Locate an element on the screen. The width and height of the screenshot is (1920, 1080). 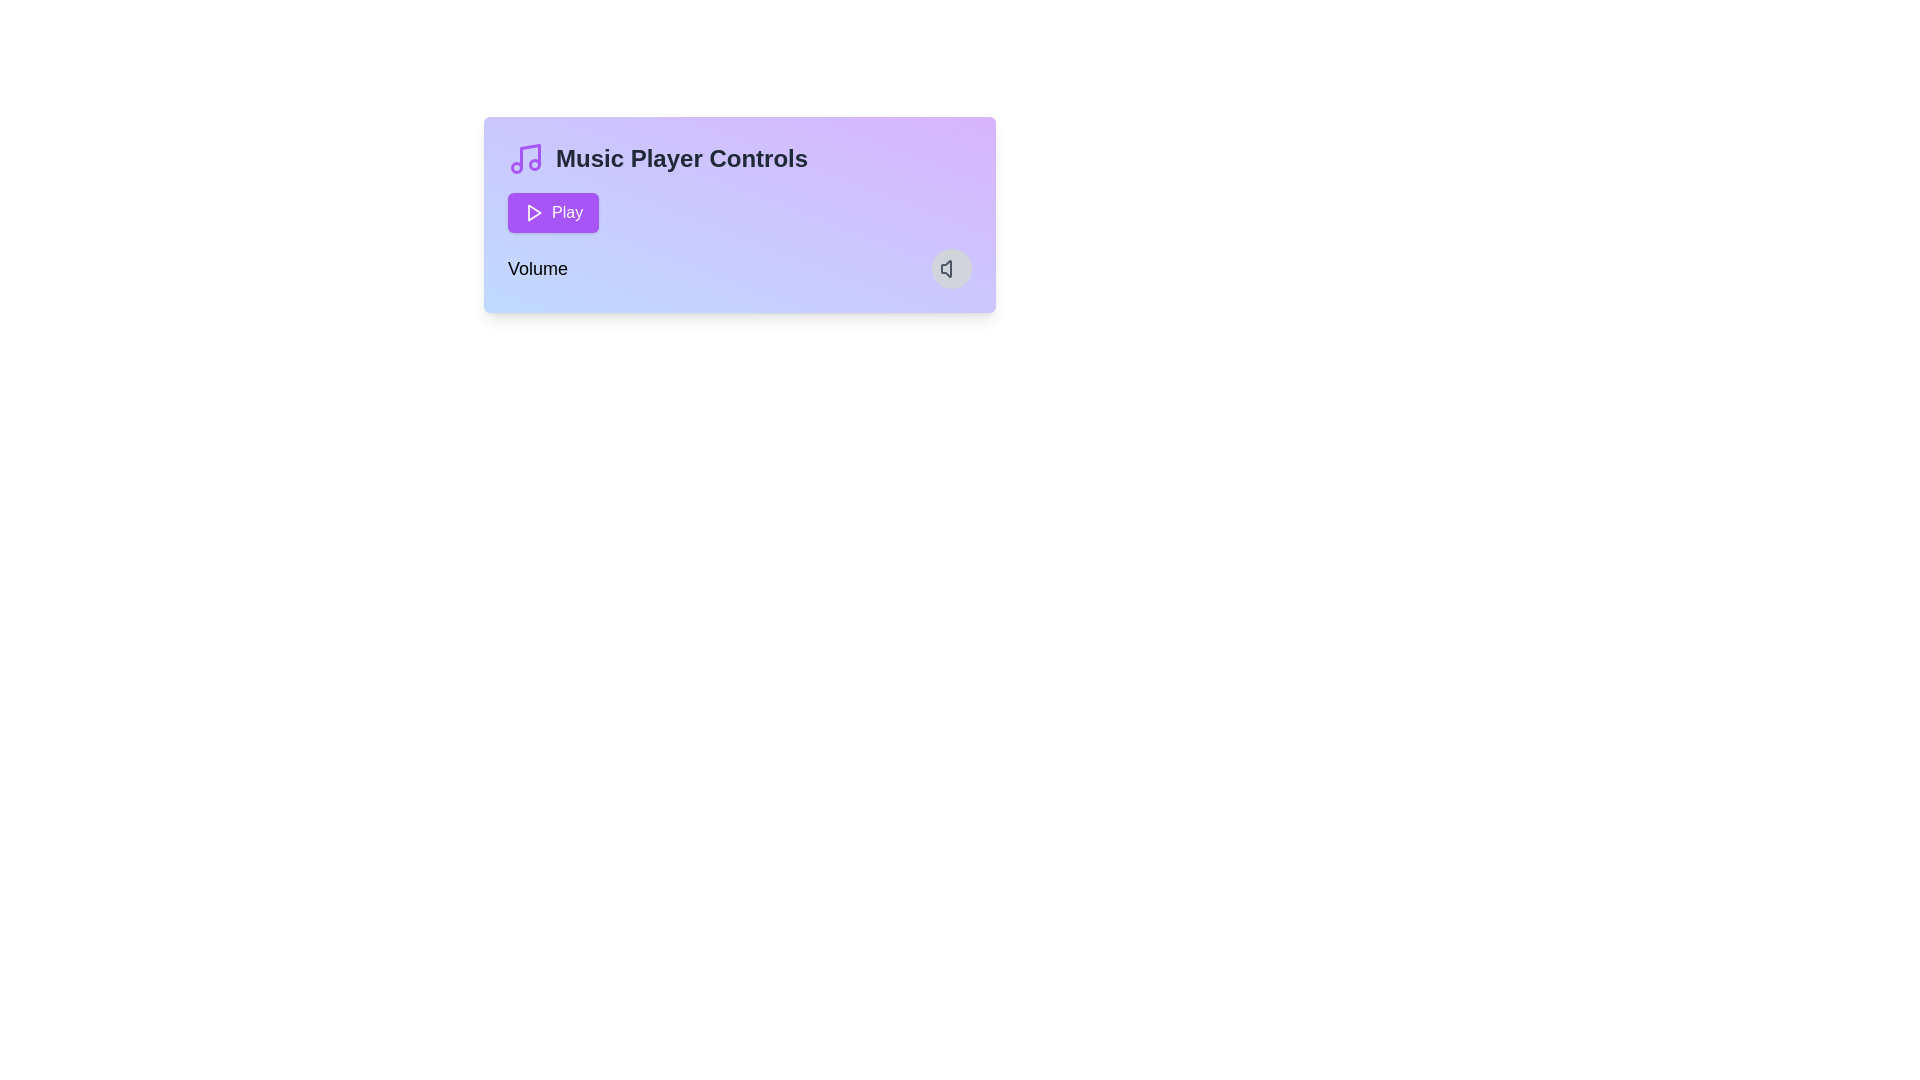
the static text displaying 'Music Player Controls' in bold and dark gray color, located near the top-left quadrant of the interface is located at coordinates (681, 157).